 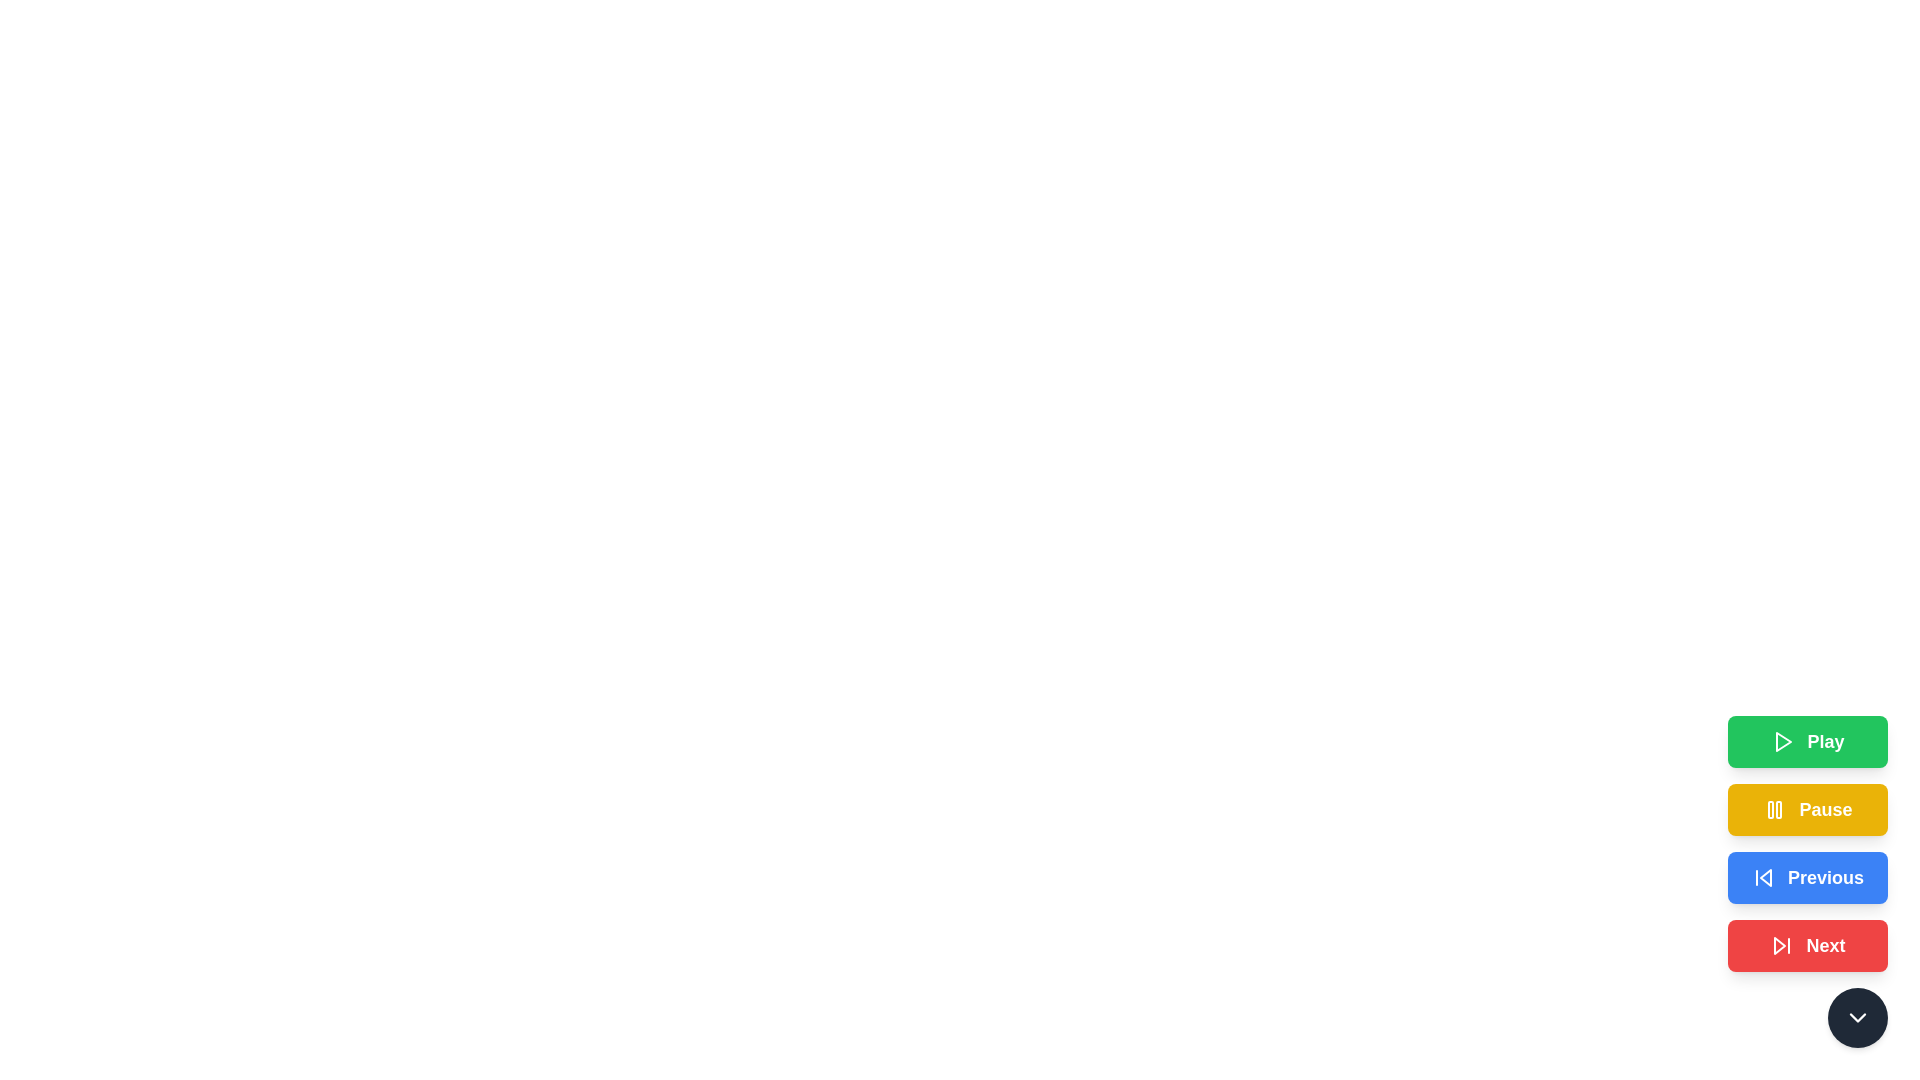 What do you see at coordinates (1808, 945) in the screenshot?
I see `the Next button to perform the corresponding action` at bounding box center [1808, 945].